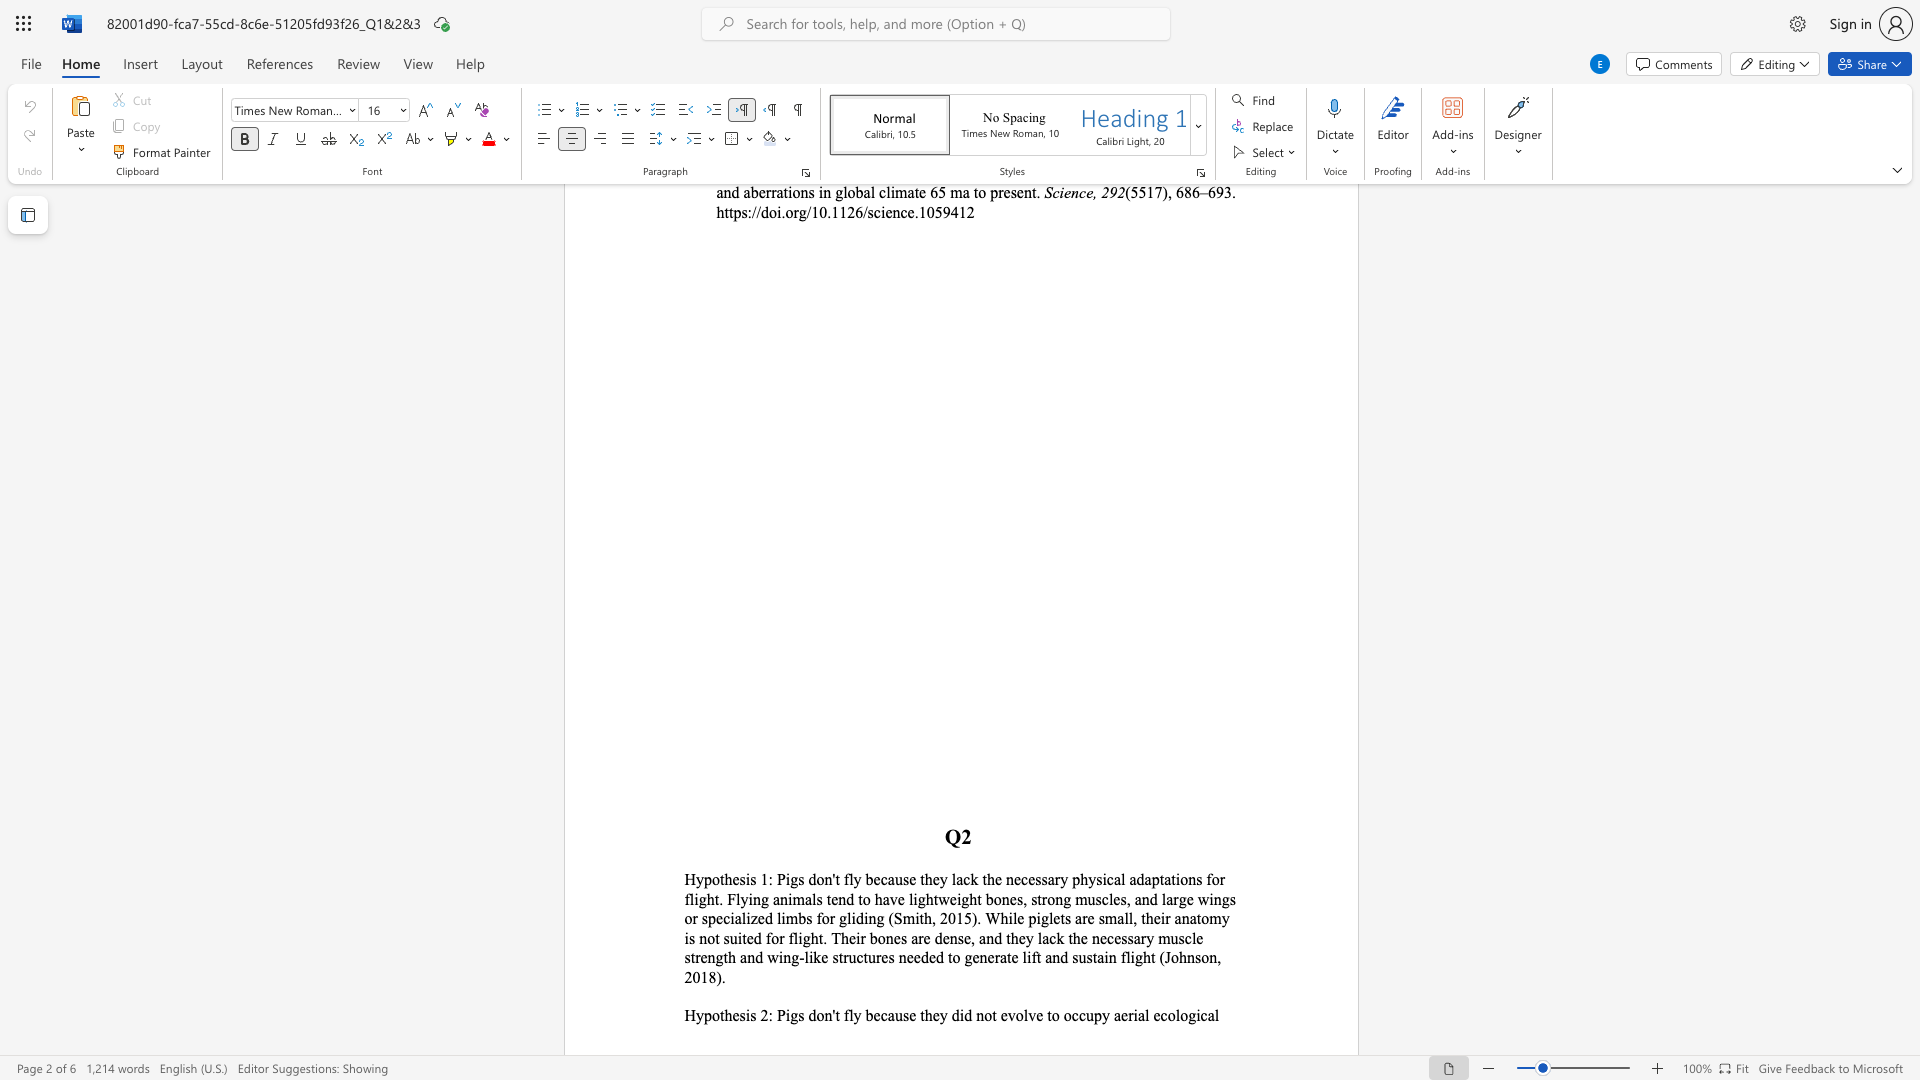  Describe the element at coordinates (1051, 956) in the screenshot. I see `the subset text "nd sustain flight (Johnson" within the text "e strength and wing-like structures needed to generate lift and sustain flight (Johnson, 2018)."` at that location.